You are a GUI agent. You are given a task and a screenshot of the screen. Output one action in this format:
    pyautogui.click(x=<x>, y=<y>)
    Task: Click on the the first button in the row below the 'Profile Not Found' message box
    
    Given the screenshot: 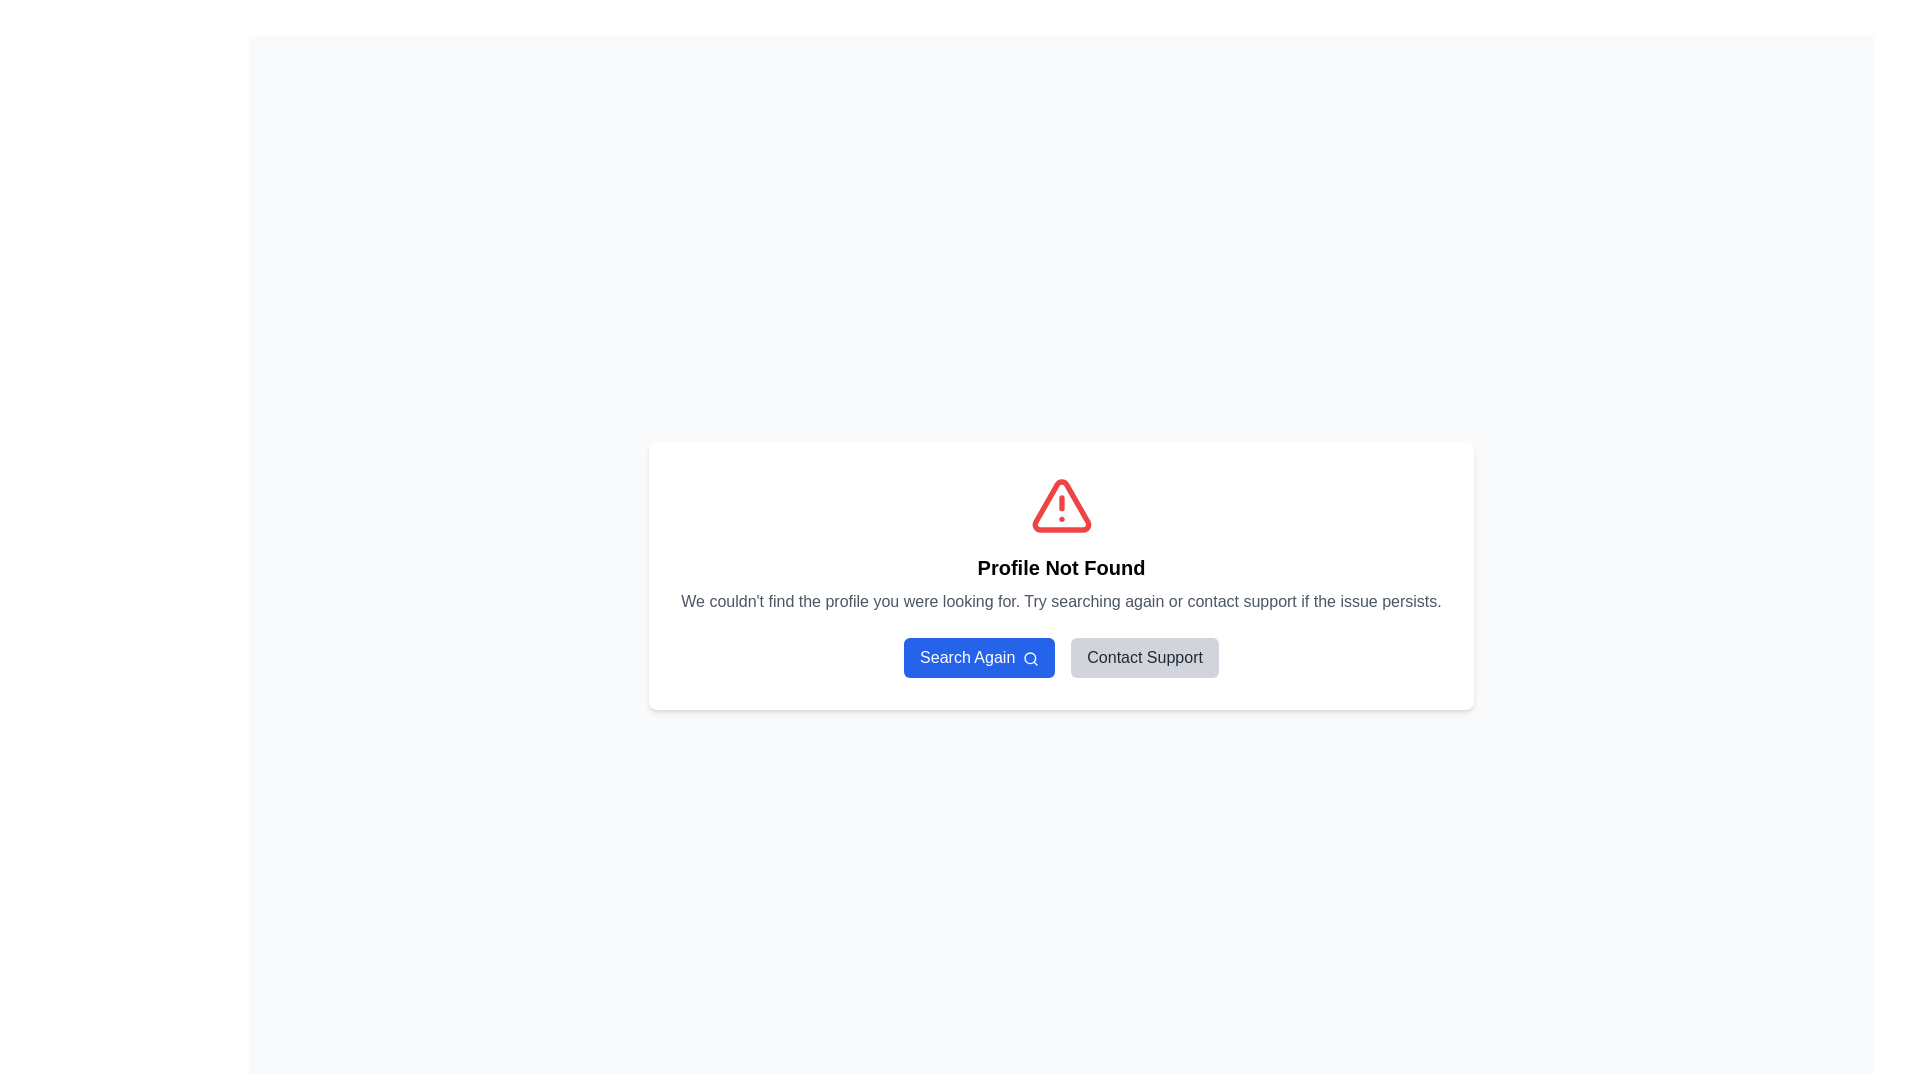 What is the action you would take?
    pyautogui.click(x=979, y=658)
    